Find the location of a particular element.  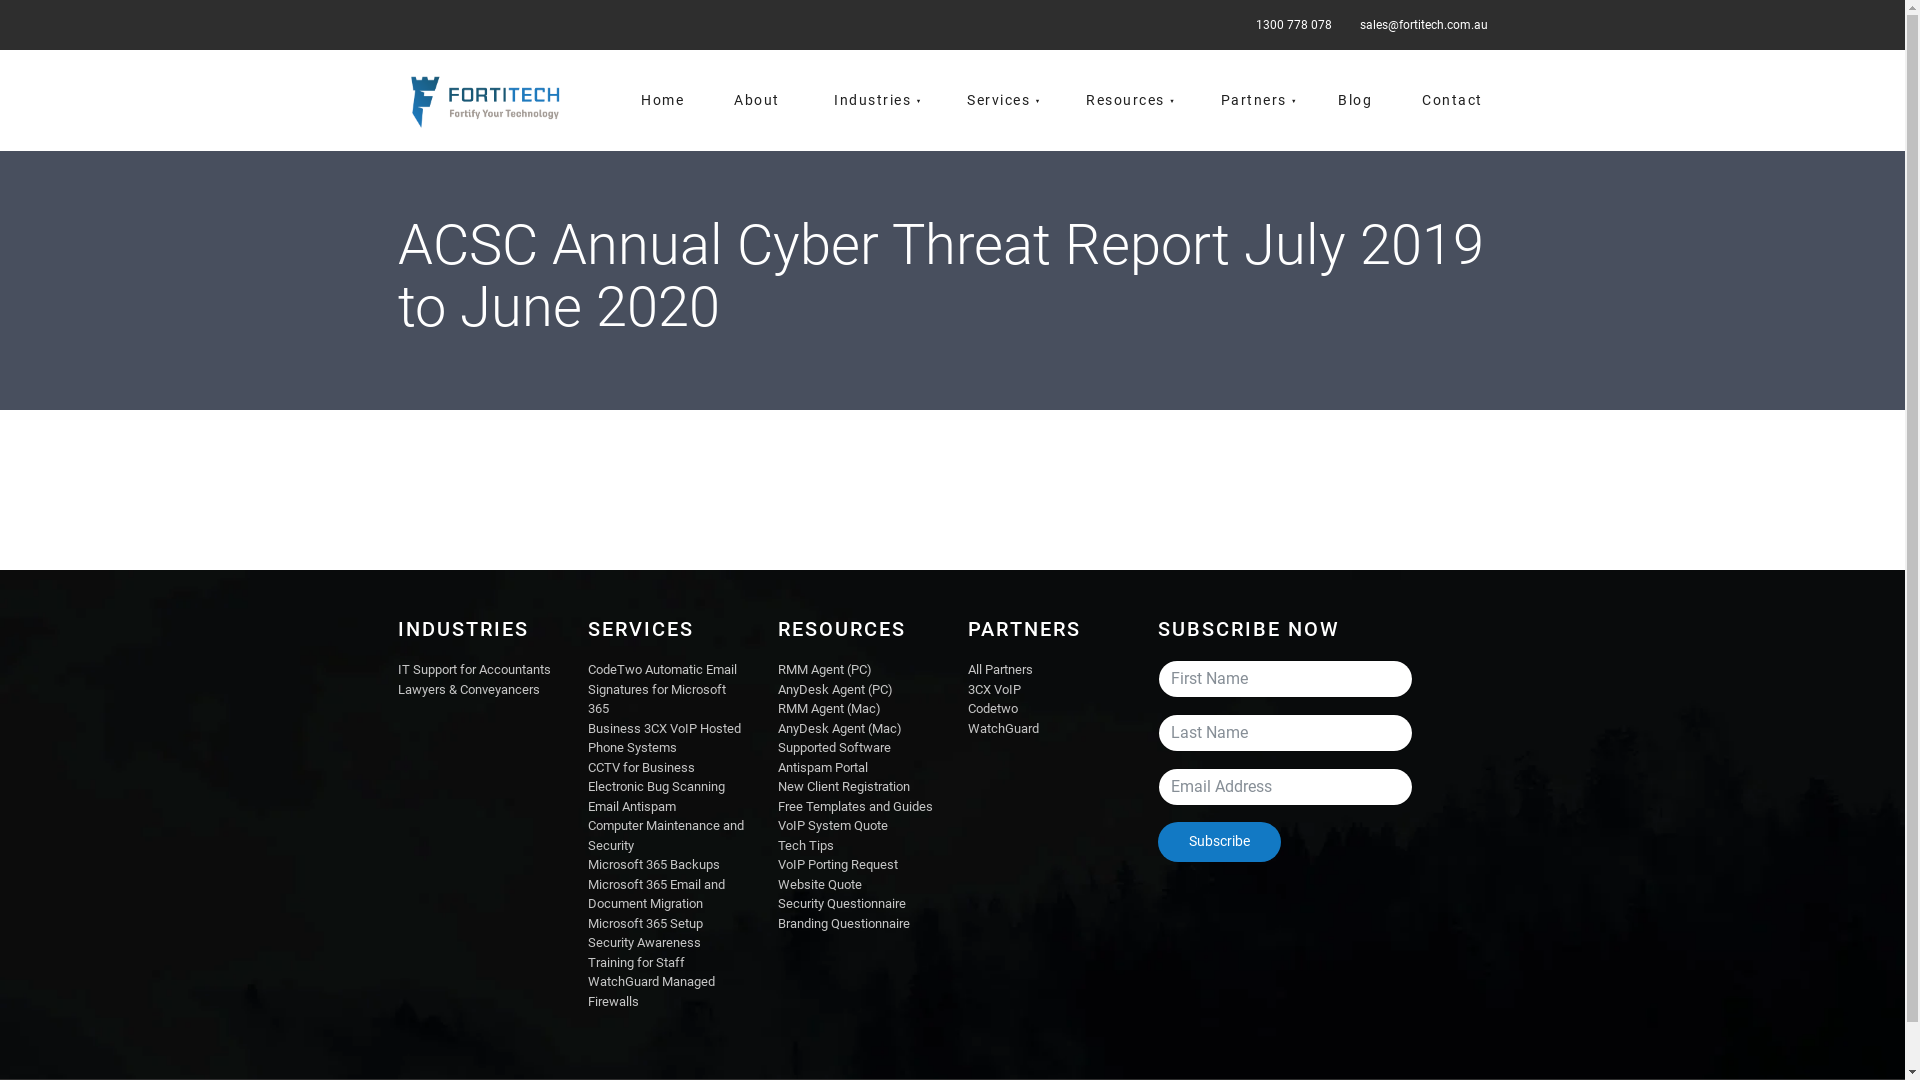

'Resources' is located at coordinates (1055, 100).